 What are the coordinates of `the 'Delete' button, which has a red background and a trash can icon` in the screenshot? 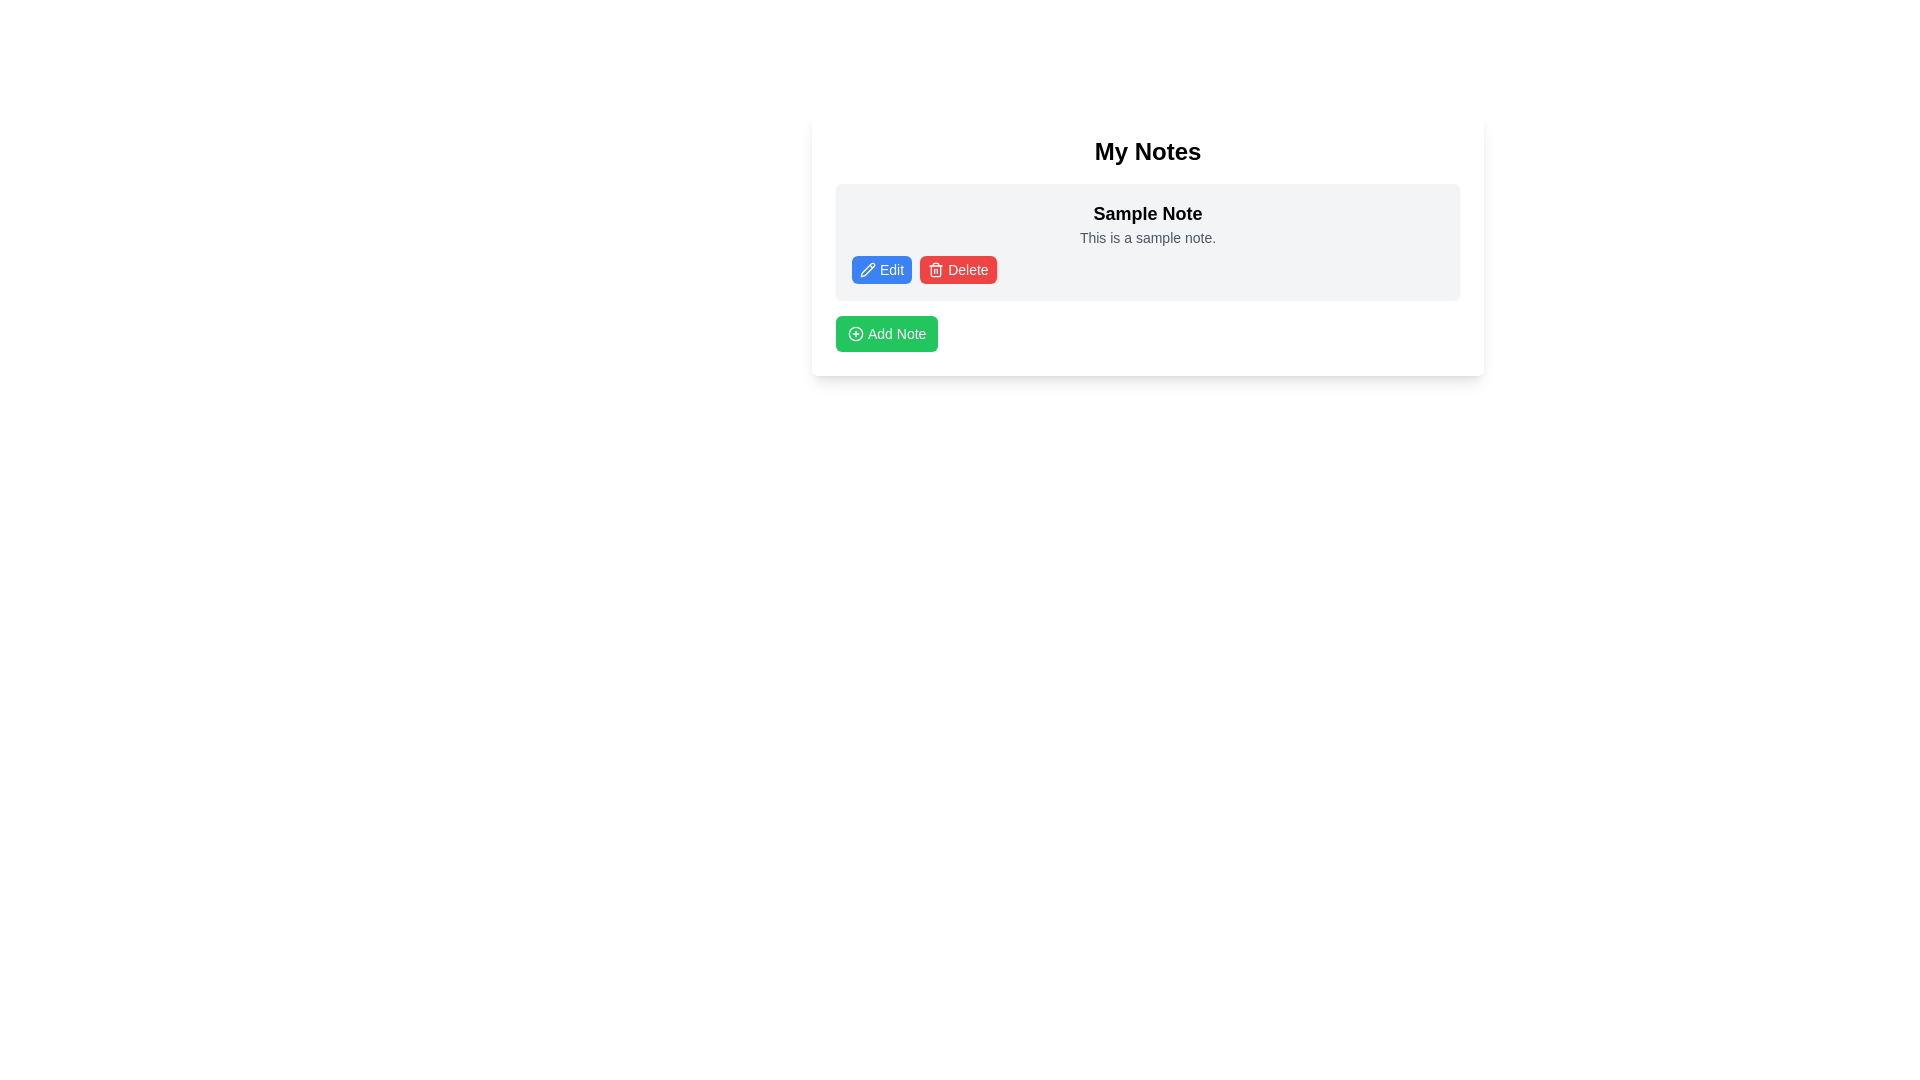 It's located at (957, 270).